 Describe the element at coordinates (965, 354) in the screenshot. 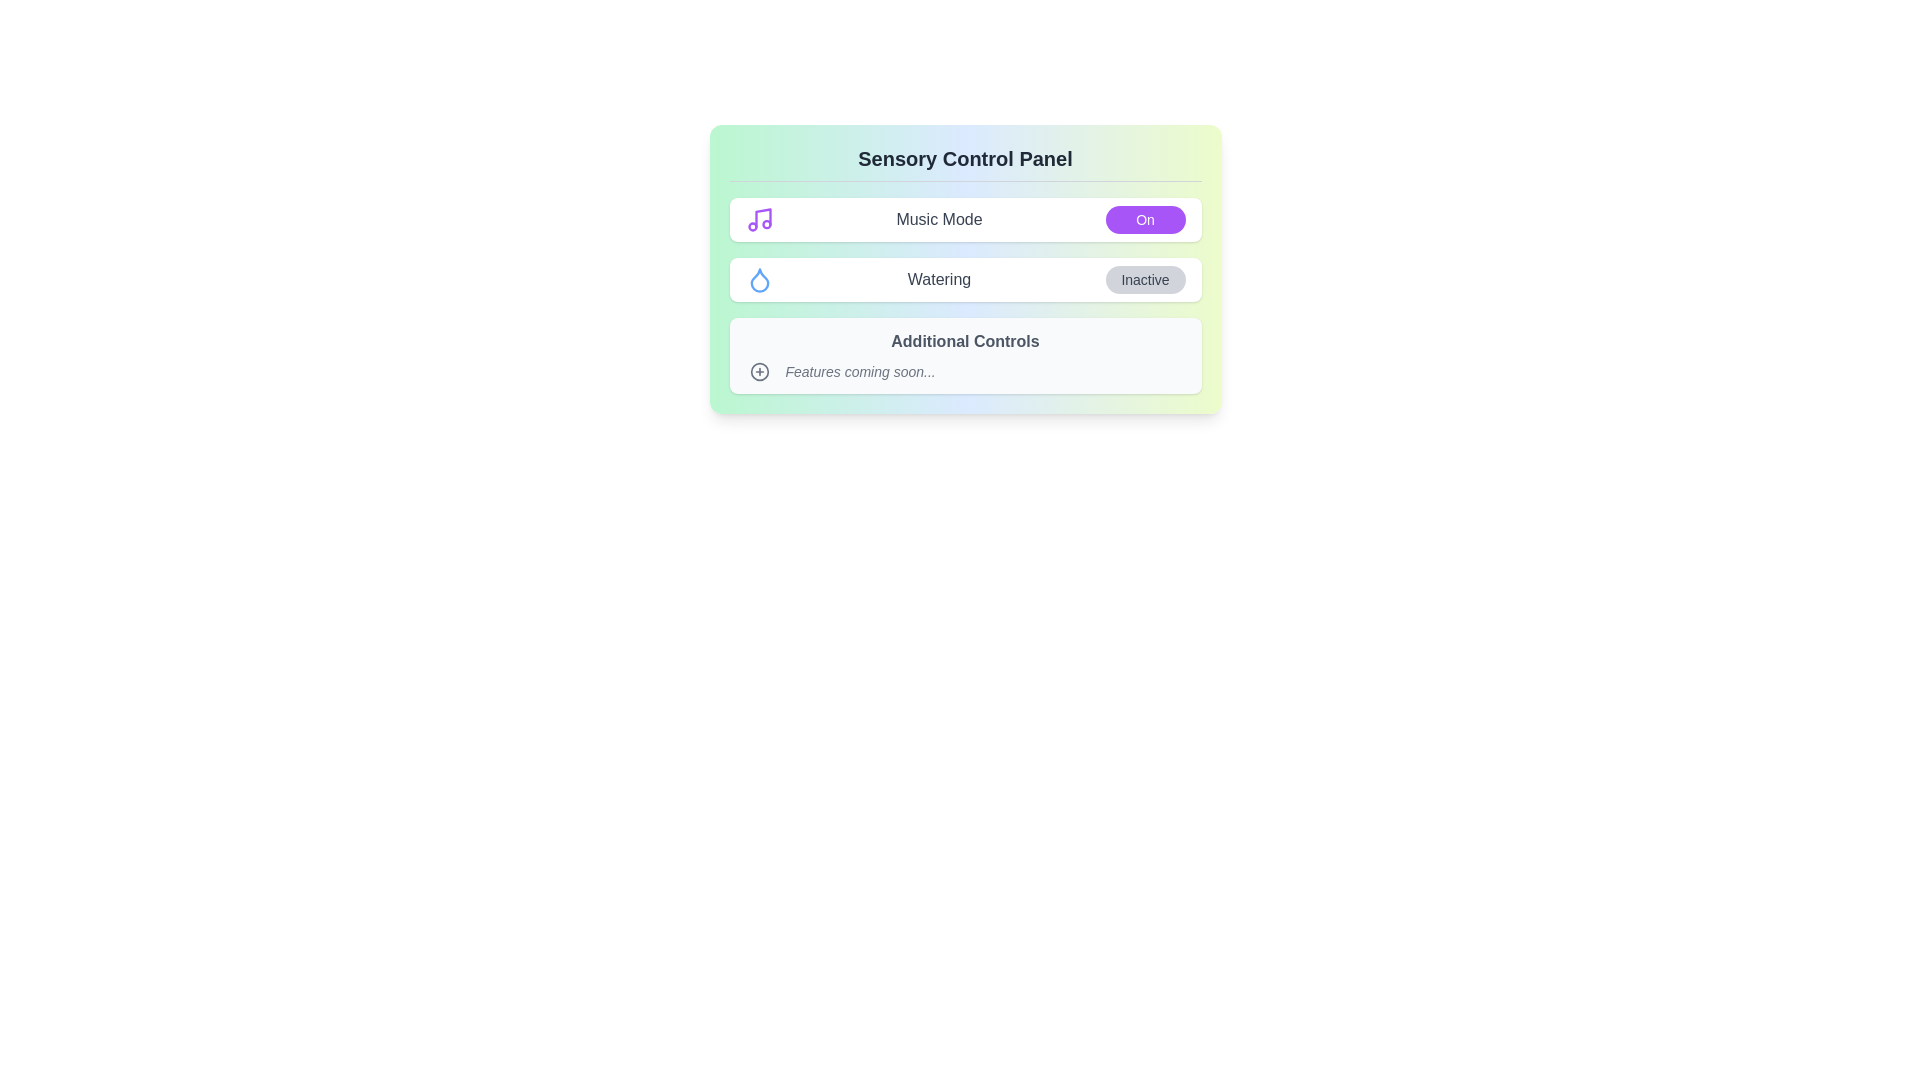

I see `the 'Additional Controls' section of the Information Box in the Sensory Control Panel, which indicates that some features are not yet available` at that location.